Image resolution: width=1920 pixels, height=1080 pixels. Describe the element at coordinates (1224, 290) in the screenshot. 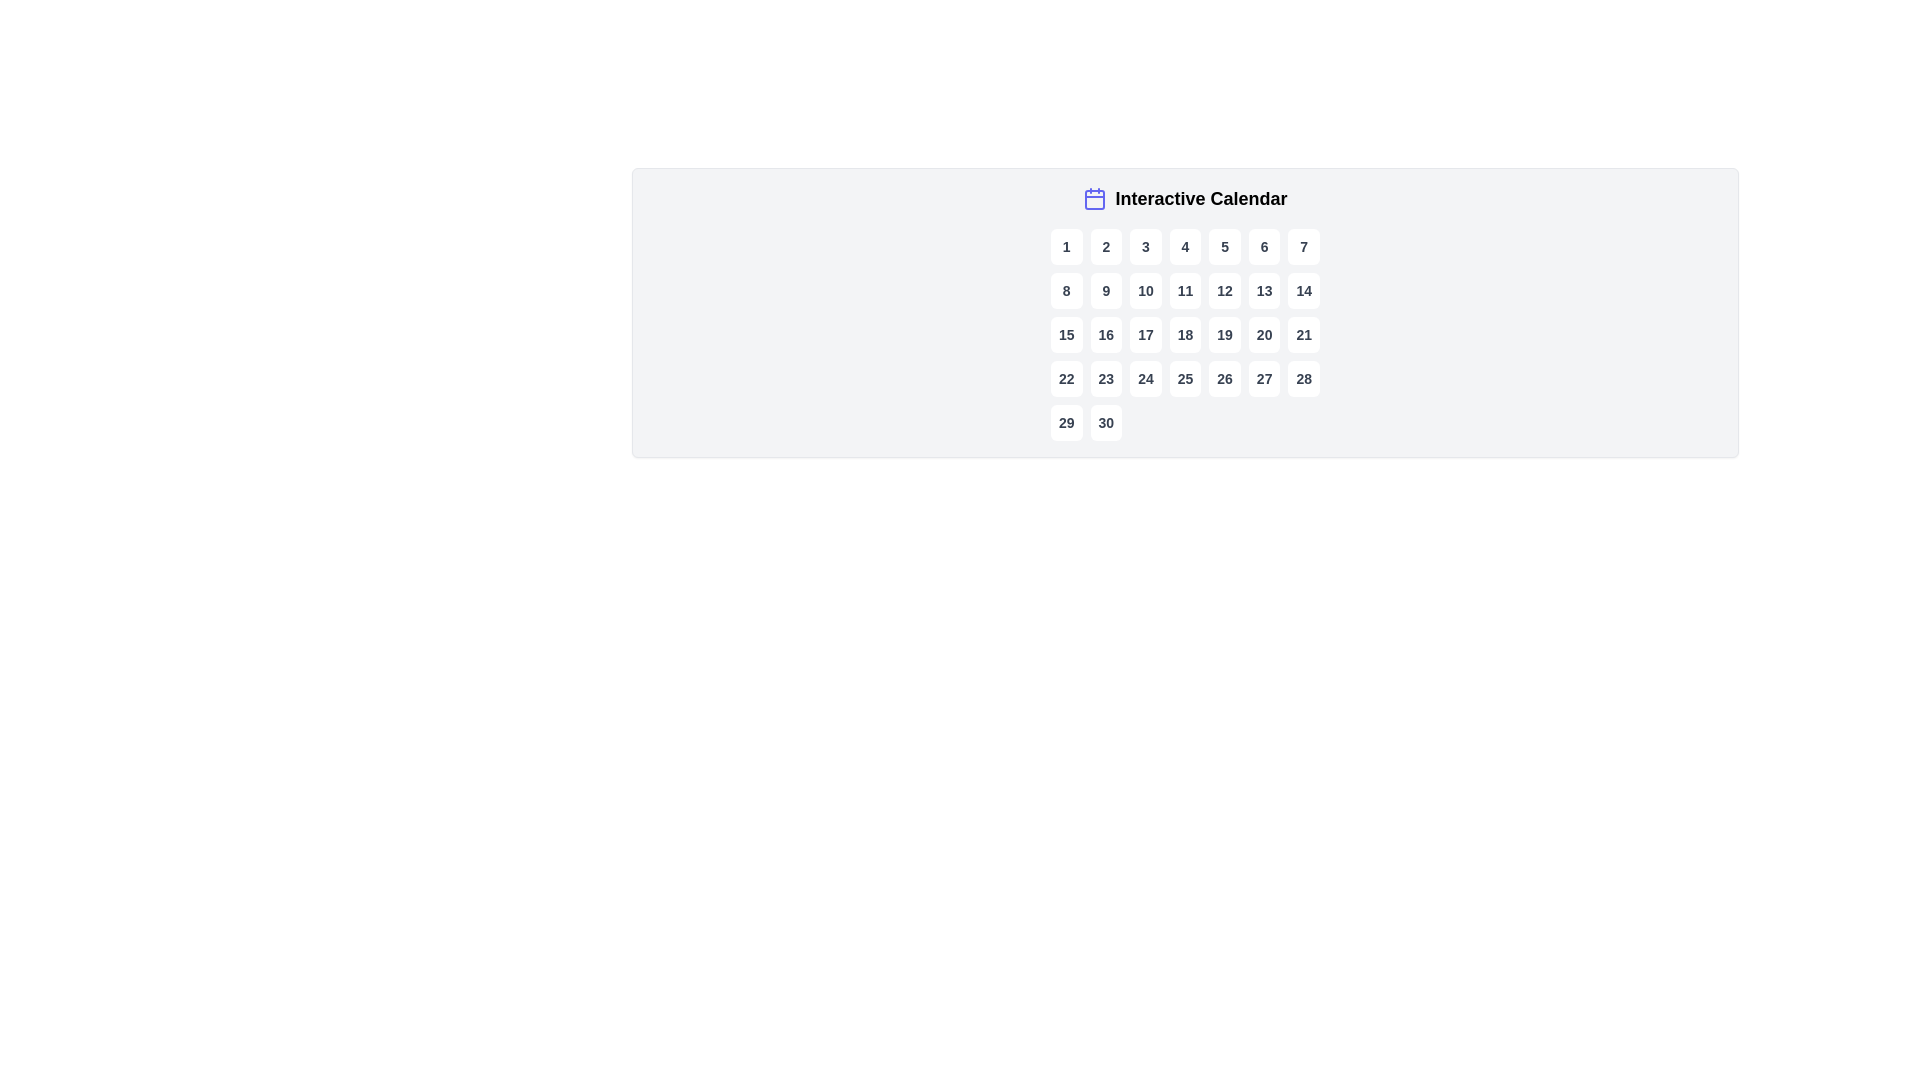

I see `the rounded rectangular button labeled '12' in bold, dark gray font located in the fifth cell of the second row in a calendar grid layout` at that location.